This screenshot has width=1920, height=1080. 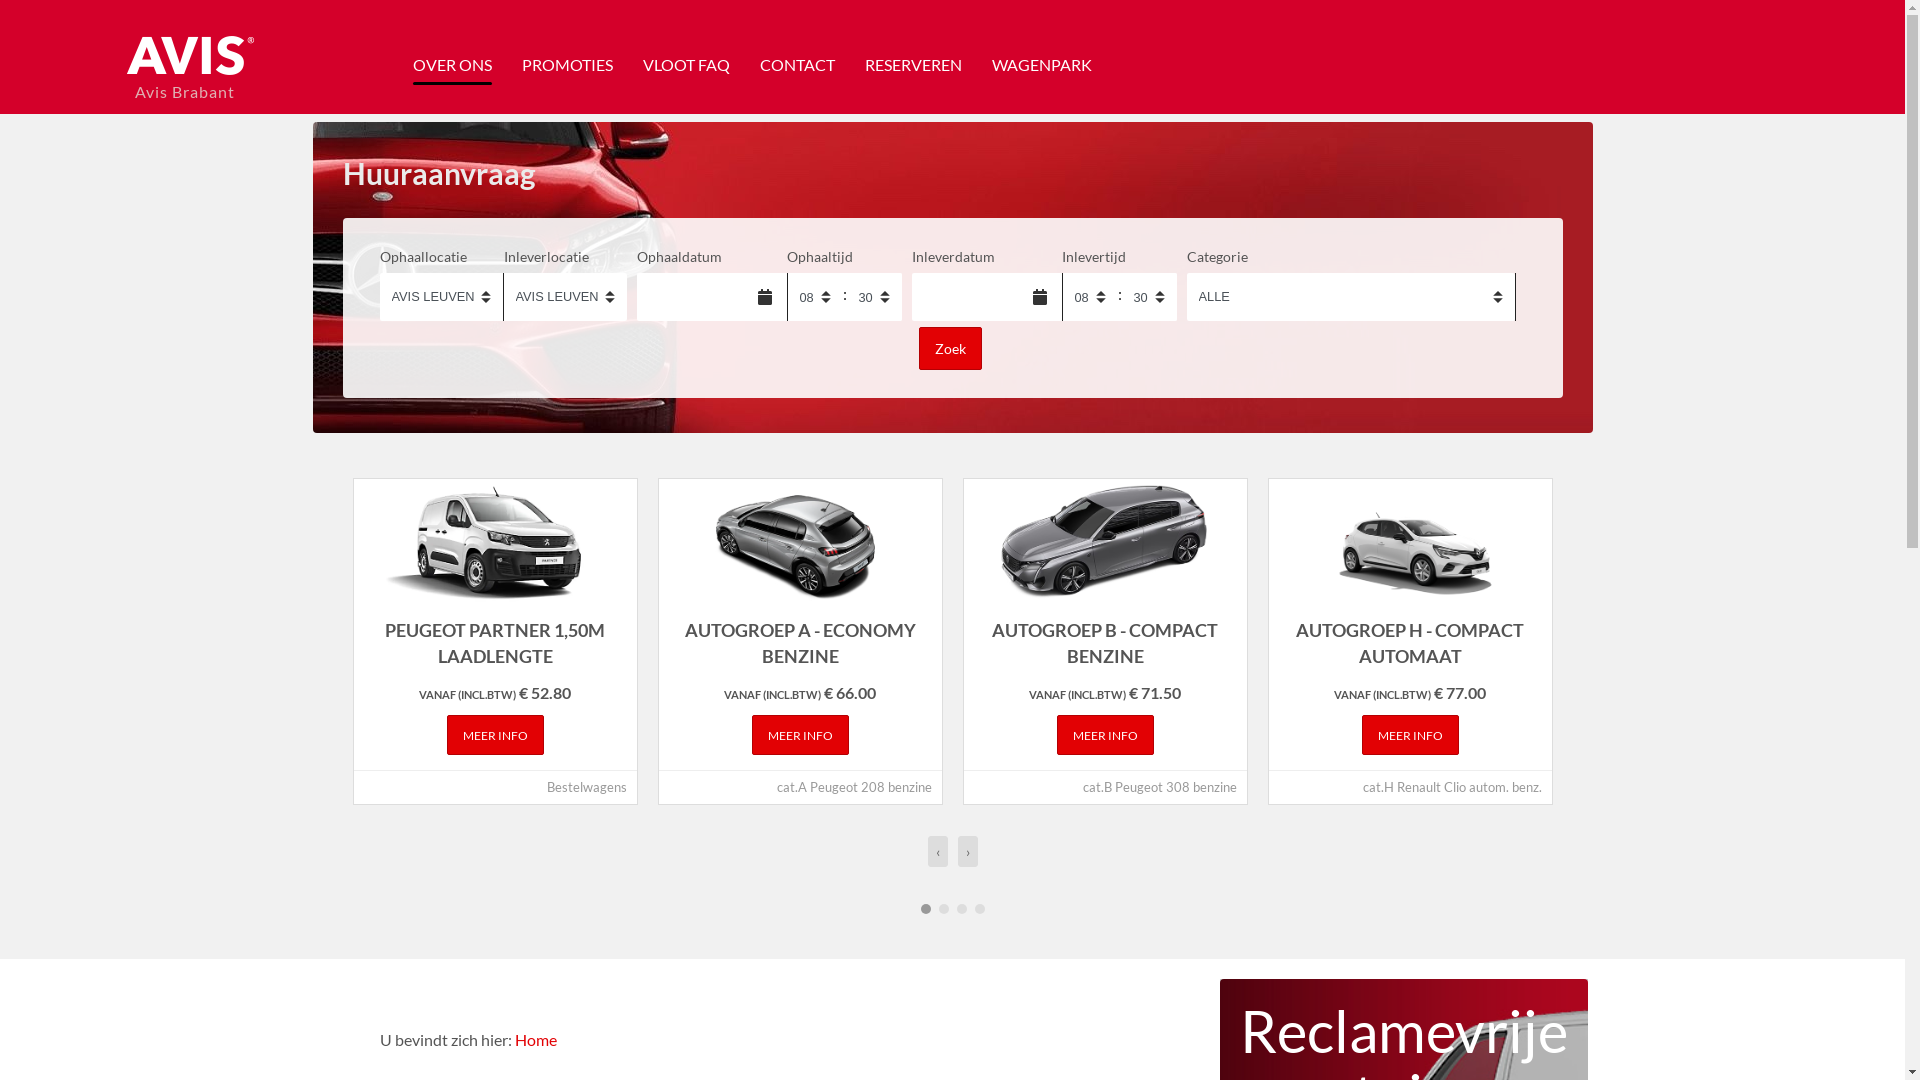 What do you see at coordinates (566, 63) in the screenshot?
I see `'PROMOTIES'` at bounding box center [566, 63].